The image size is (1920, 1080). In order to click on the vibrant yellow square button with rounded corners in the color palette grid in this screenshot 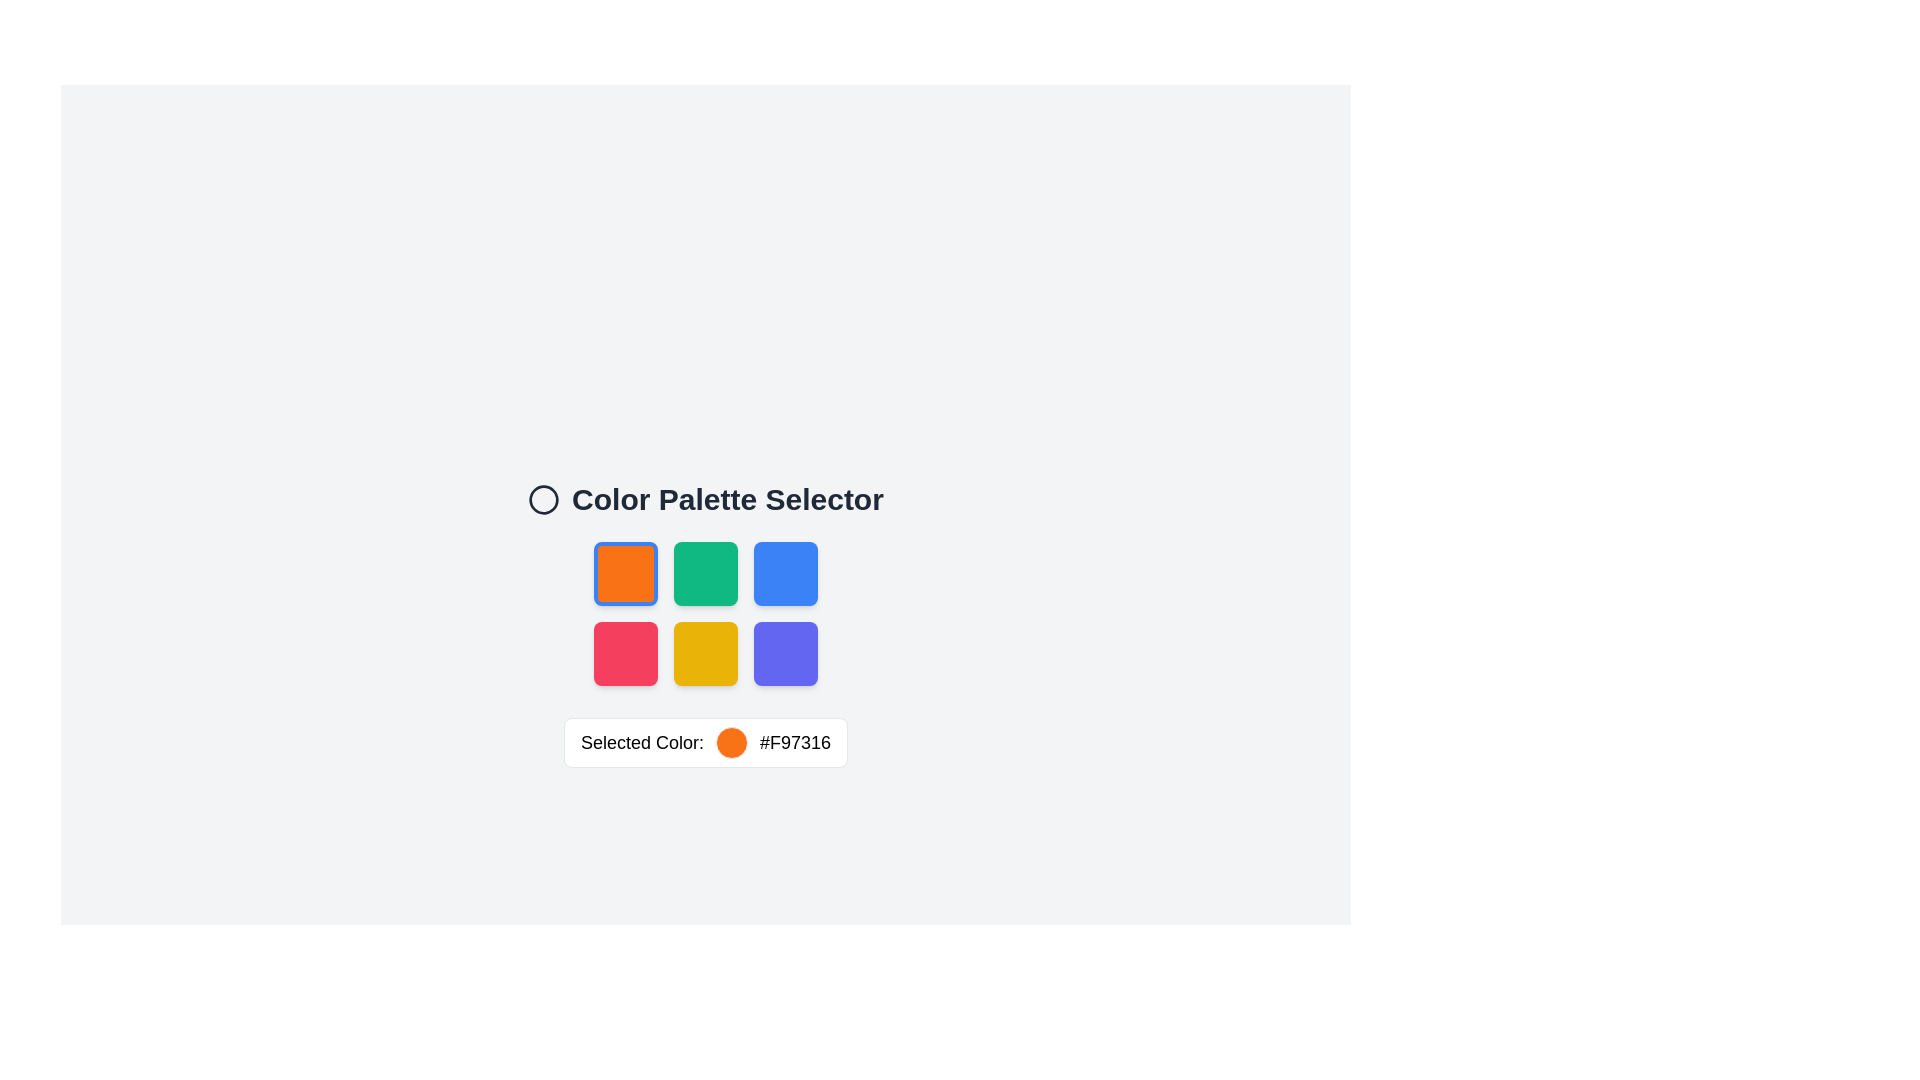, I will do `click(705, 654)`.